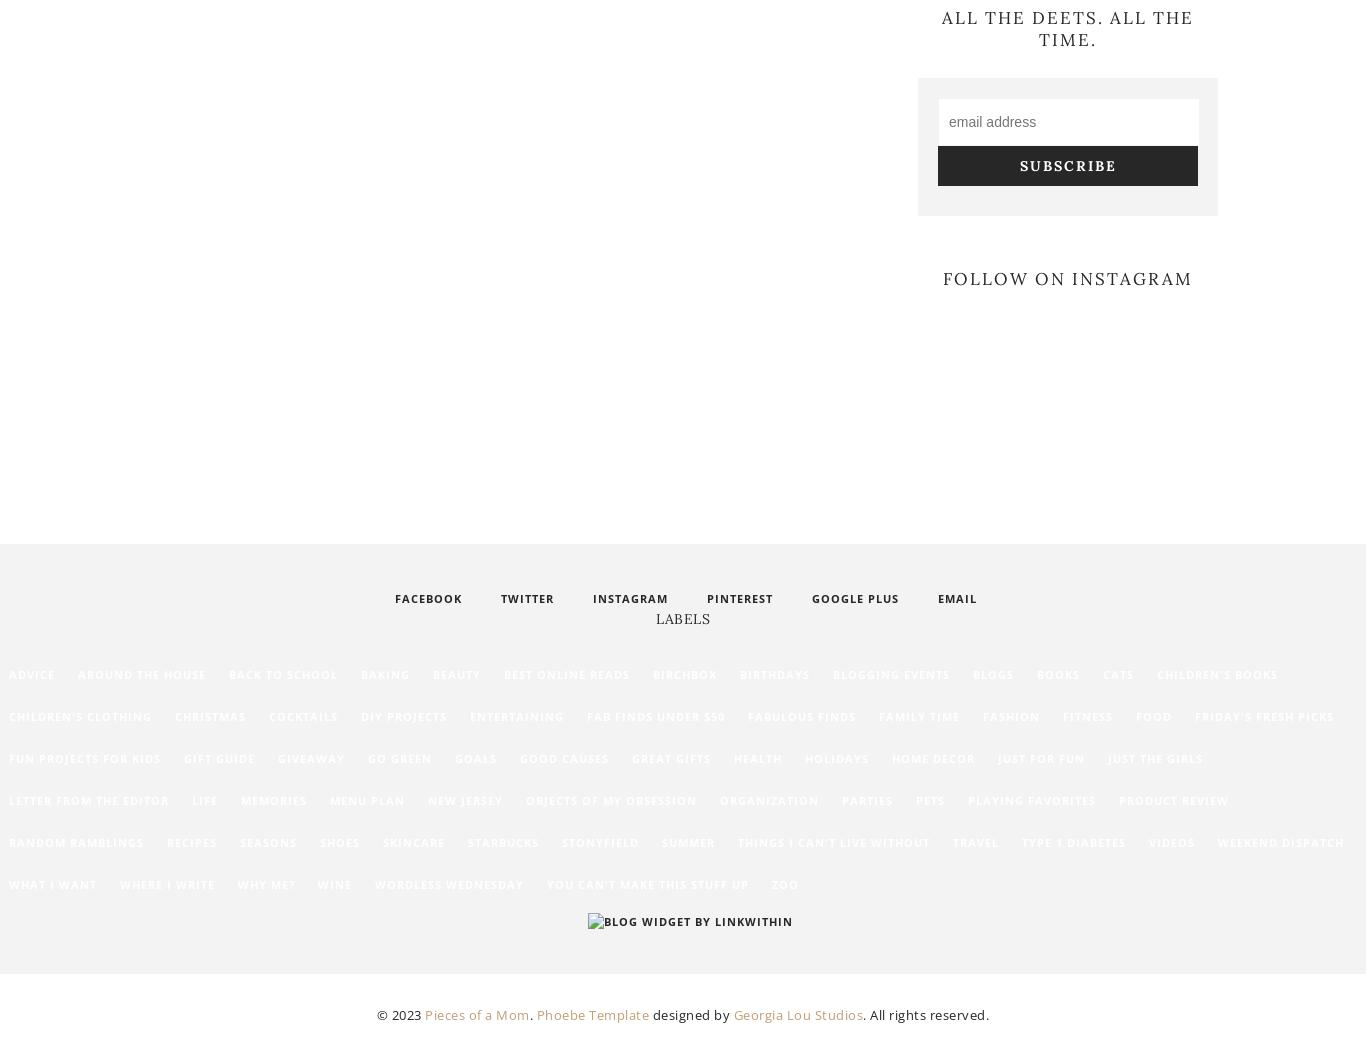 The width and height of the screenshot is (1366, 1041). I want to click on 'Cocktails', so click(303, 715).